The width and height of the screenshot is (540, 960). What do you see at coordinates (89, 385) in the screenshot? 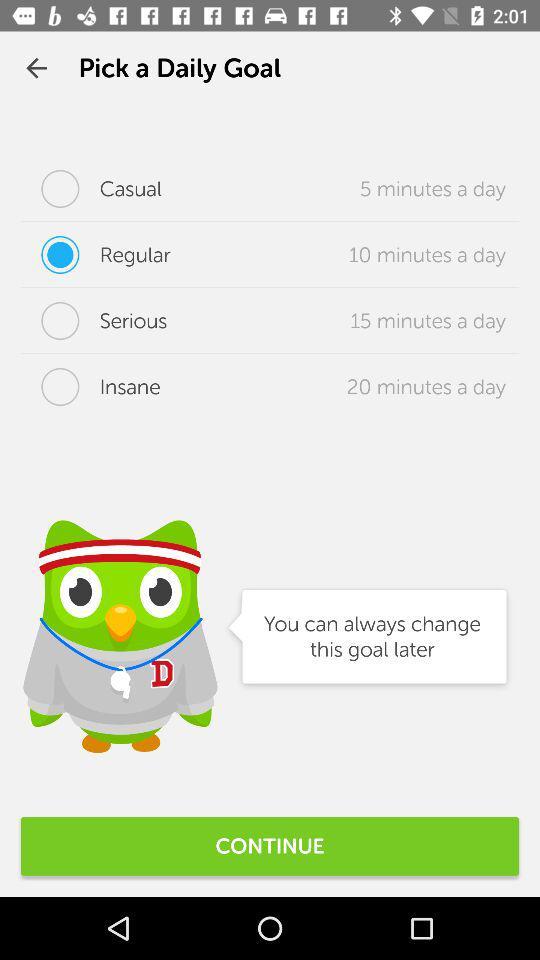
I see `the item below the serious` at bounding box center [89, 385].